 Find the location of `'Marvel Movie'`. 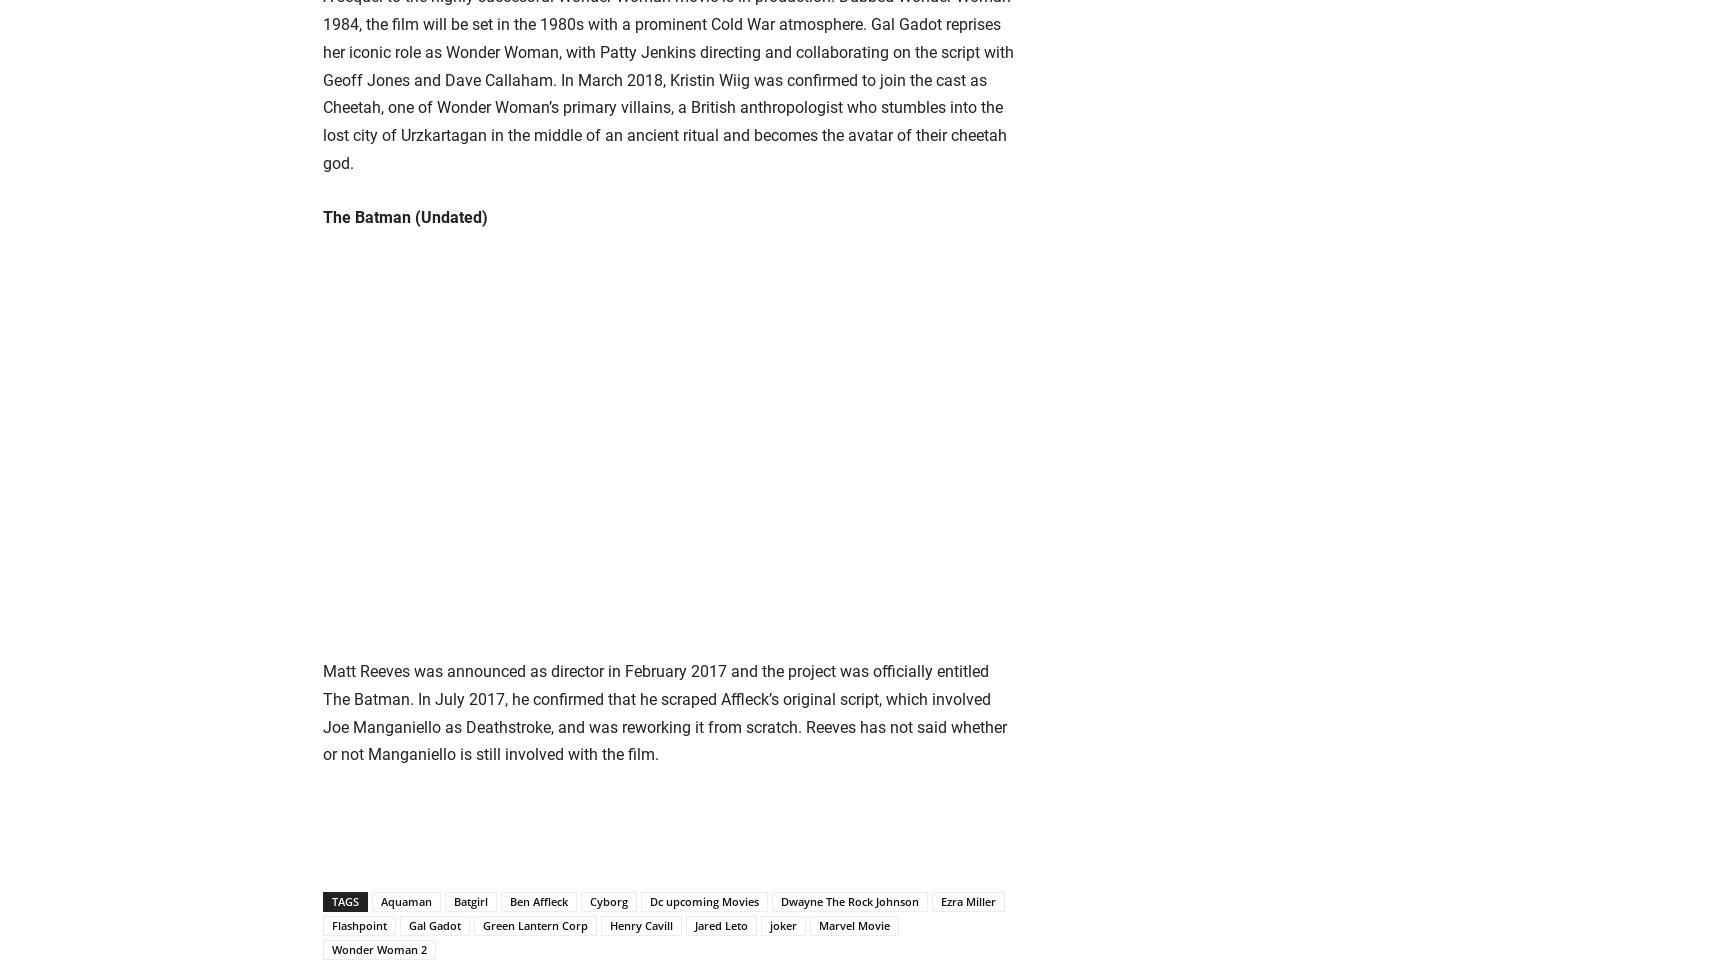

'Marvel Movie' is located at coordinates (854, 924).